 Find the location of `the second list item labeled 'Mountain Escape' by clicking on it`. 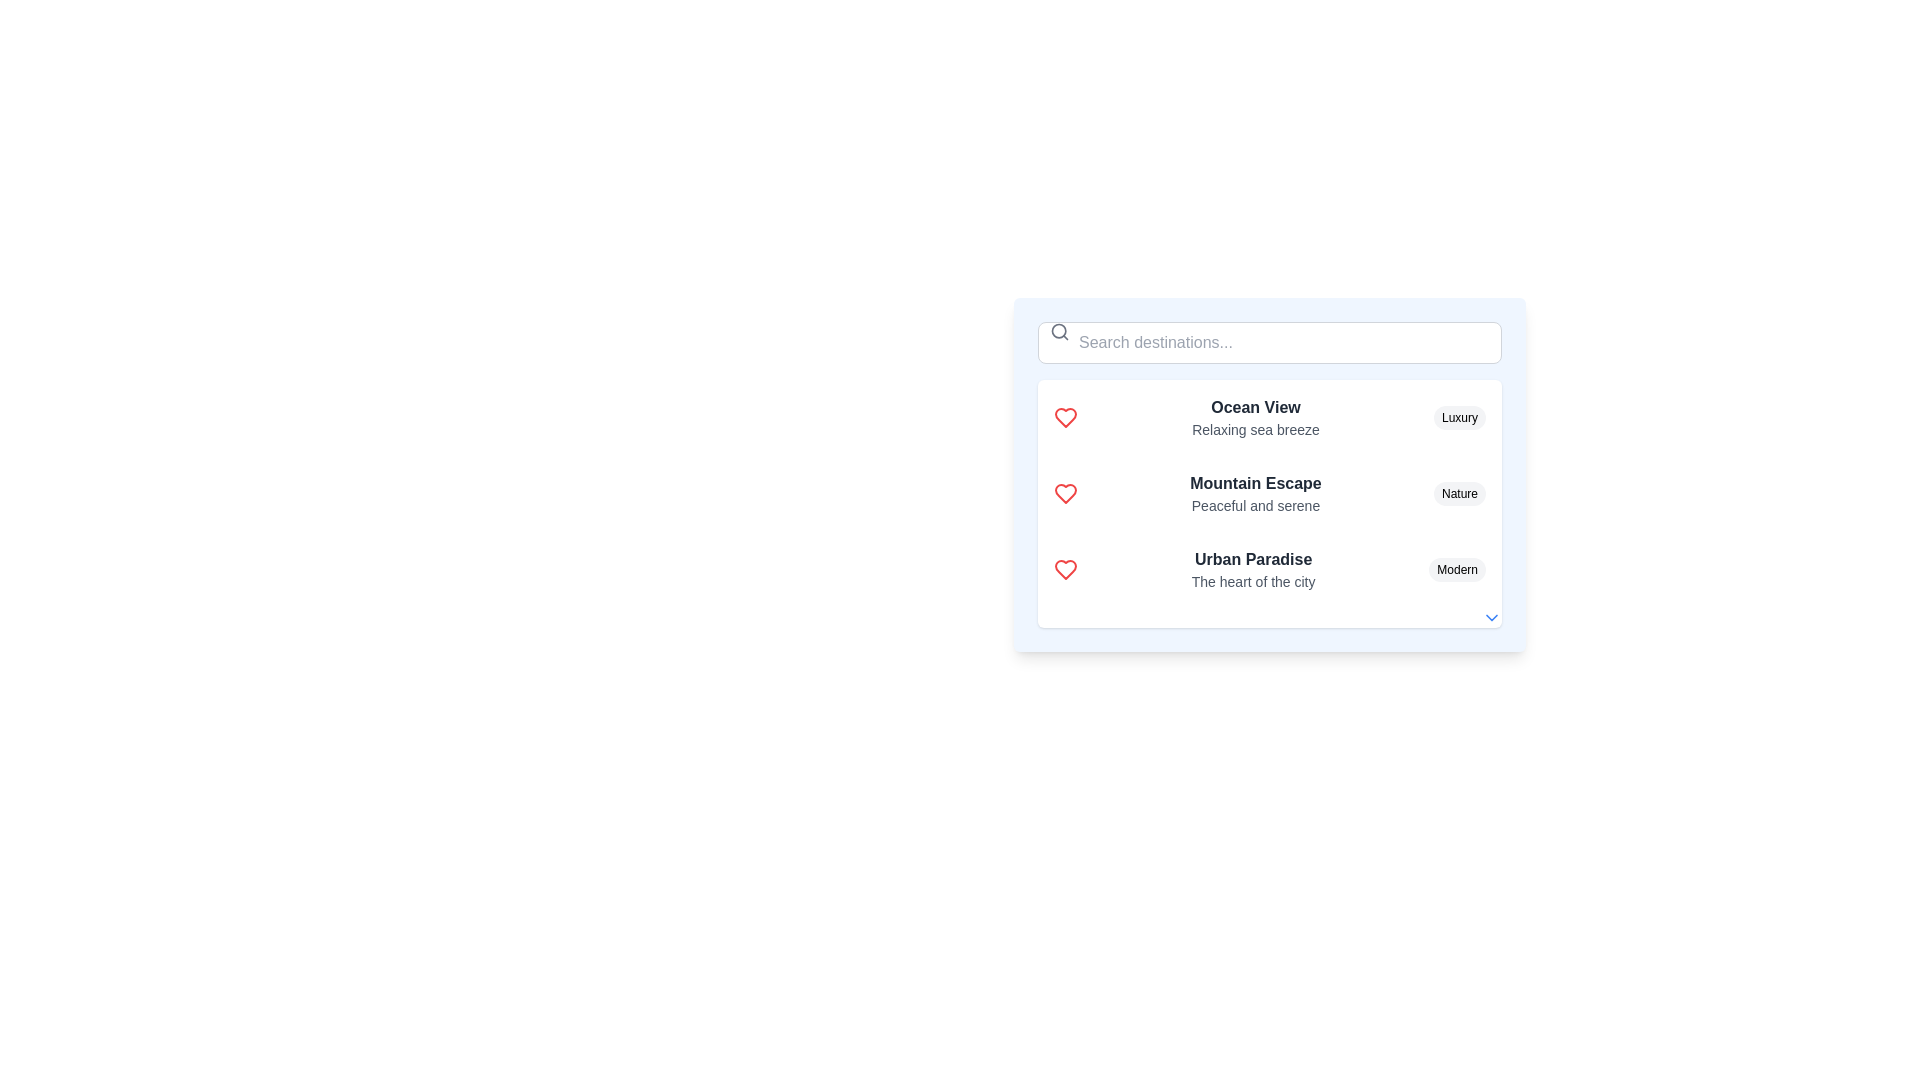

the second list item labeled 'Mountain Escape' by clicking on it is located at coordinates (1269, 503).